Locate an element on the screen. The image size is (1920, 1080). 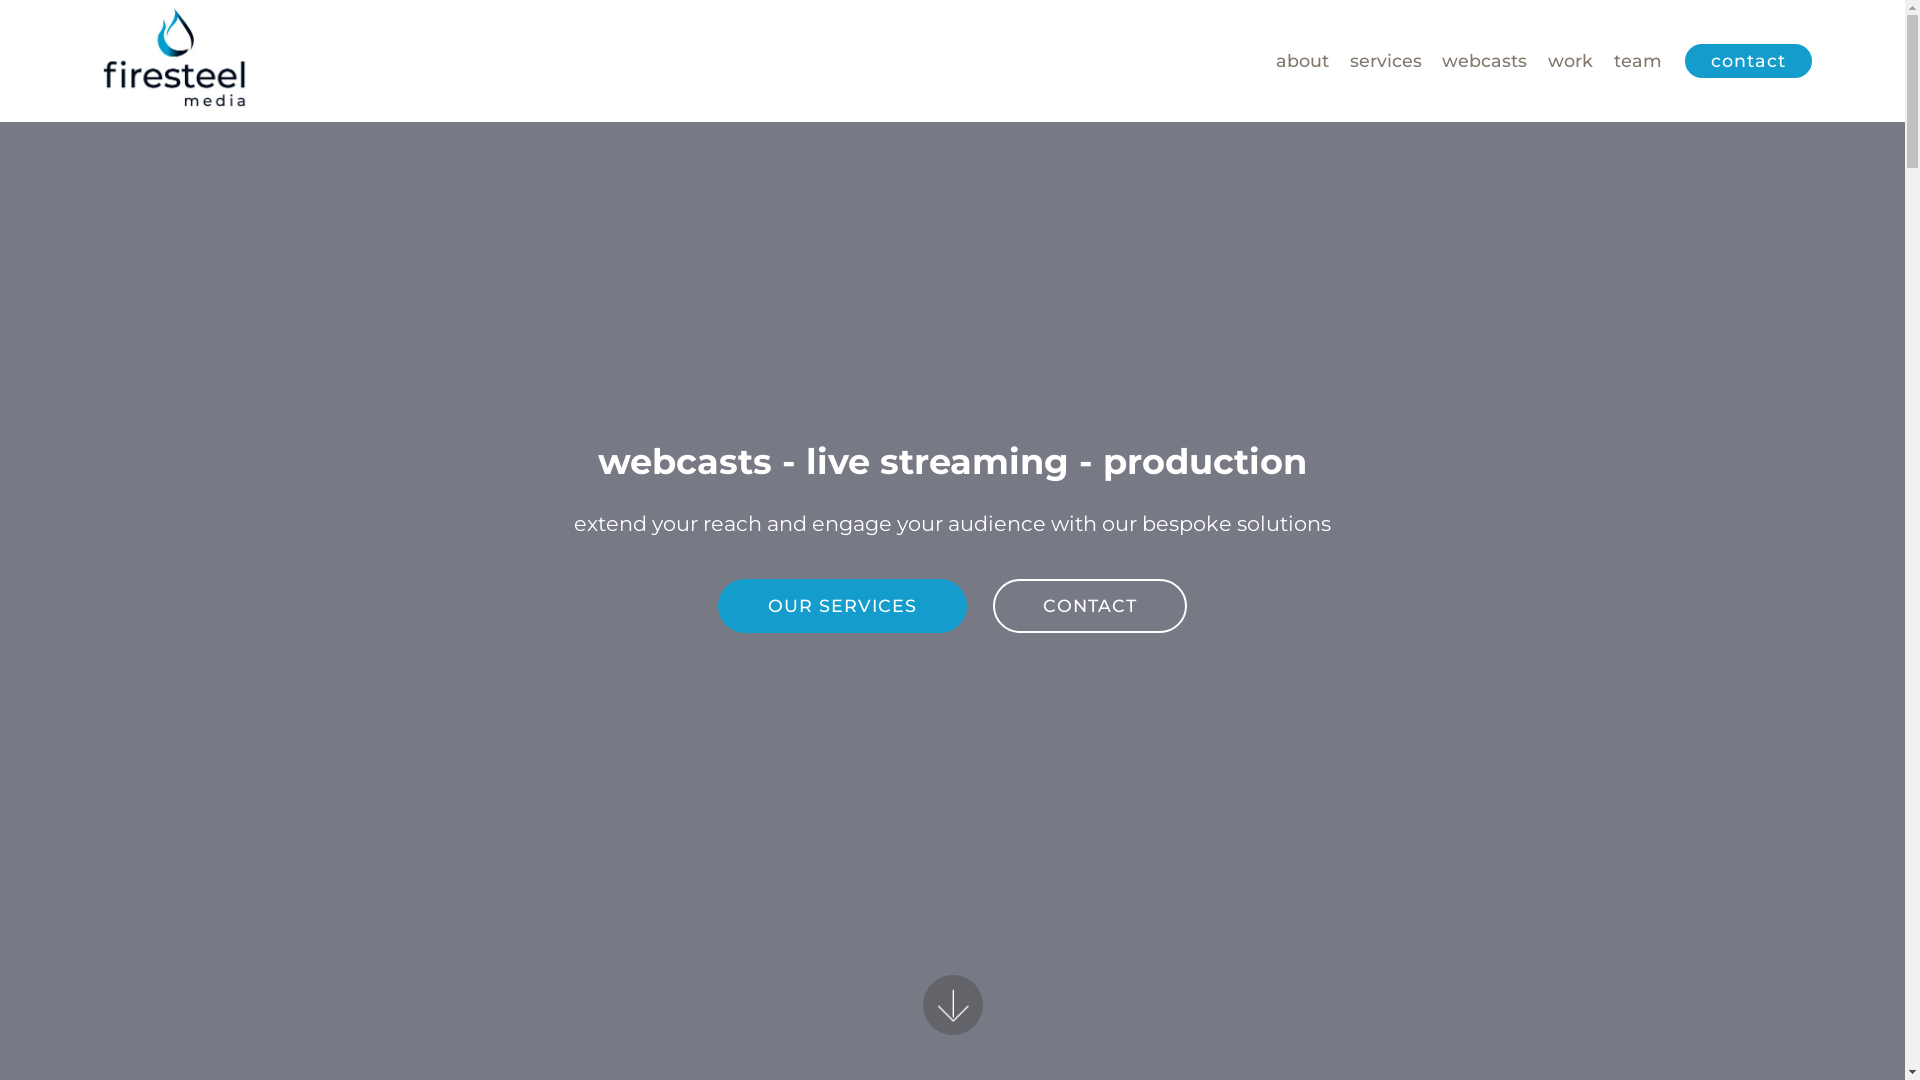
'work' is located at coordinates (1569, 60).